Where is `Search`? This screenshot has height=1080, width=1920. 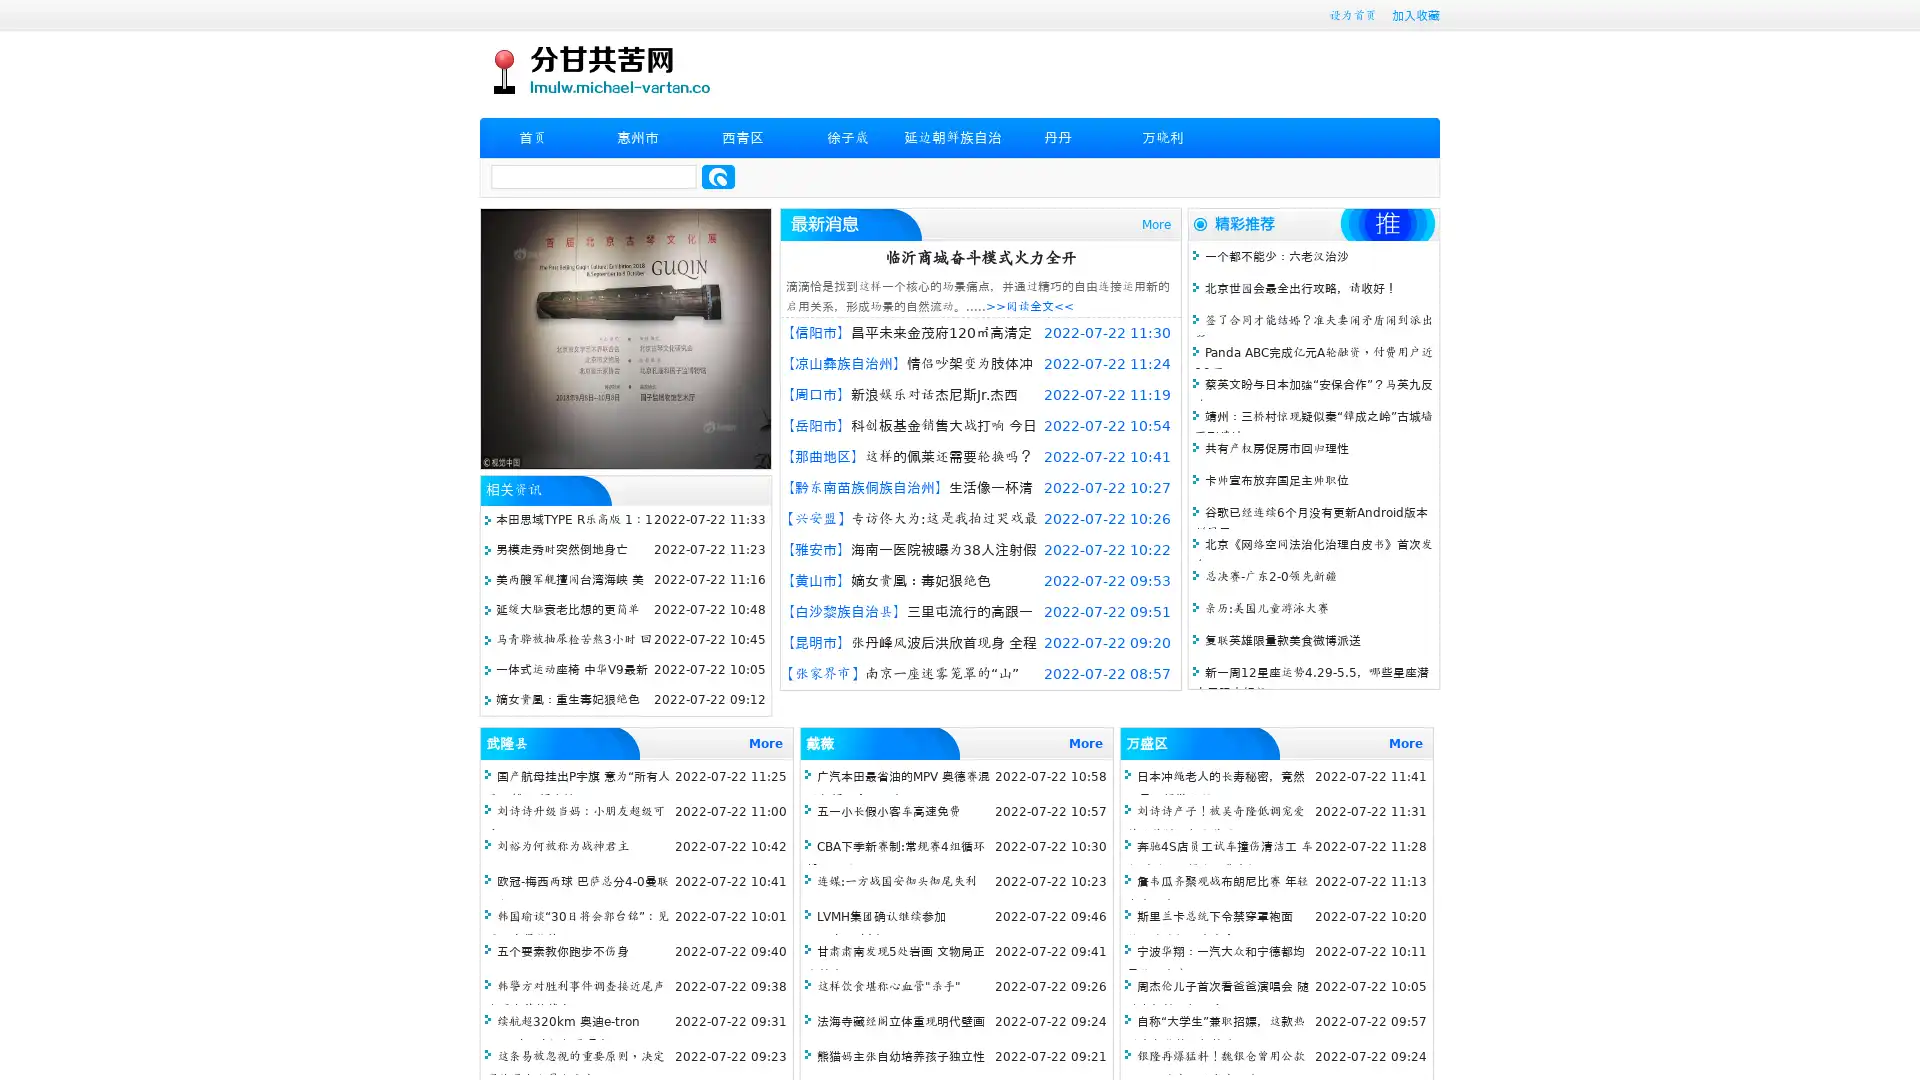 Search is located at coordinates (718, 176).